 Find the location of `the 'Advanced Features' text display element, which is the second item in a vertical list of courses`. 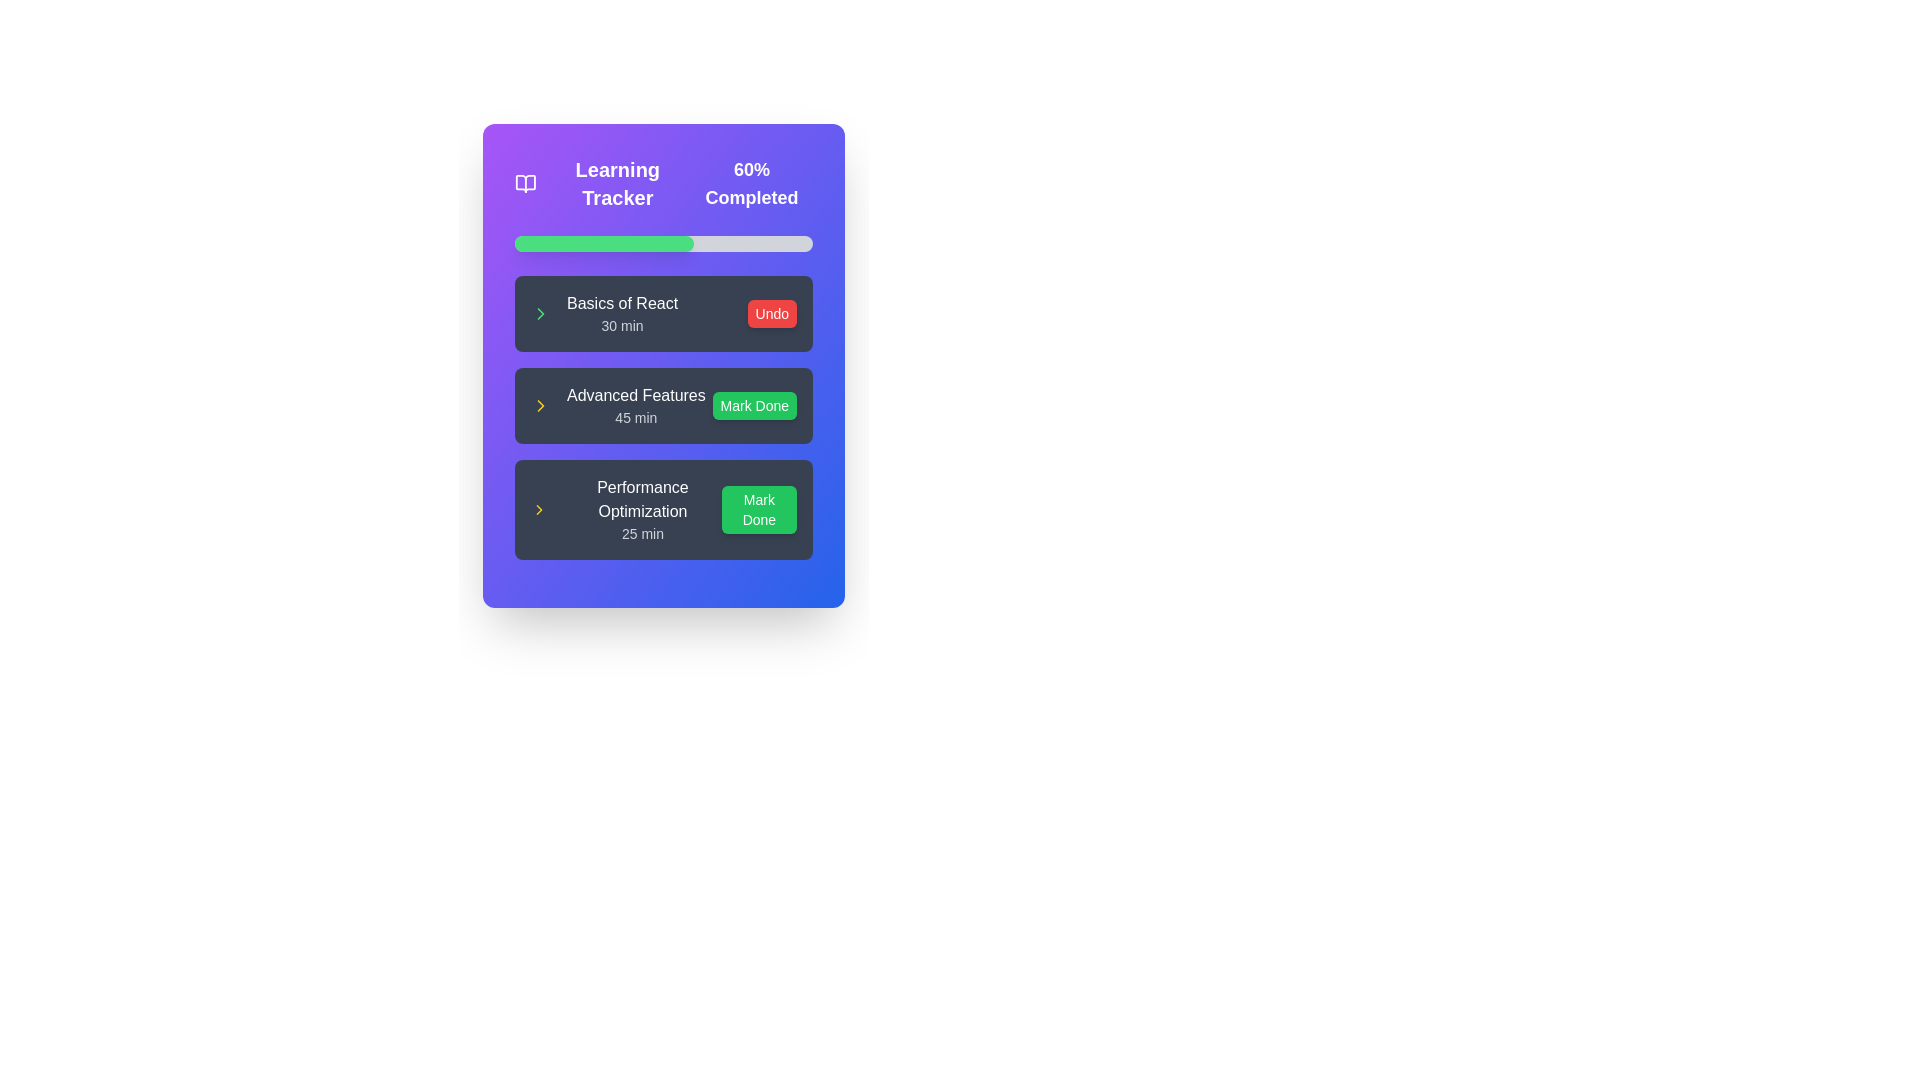

the 'Advanced Features' text display element, which is the second item in a vertical list of courses is located at coordinates (635, 405).